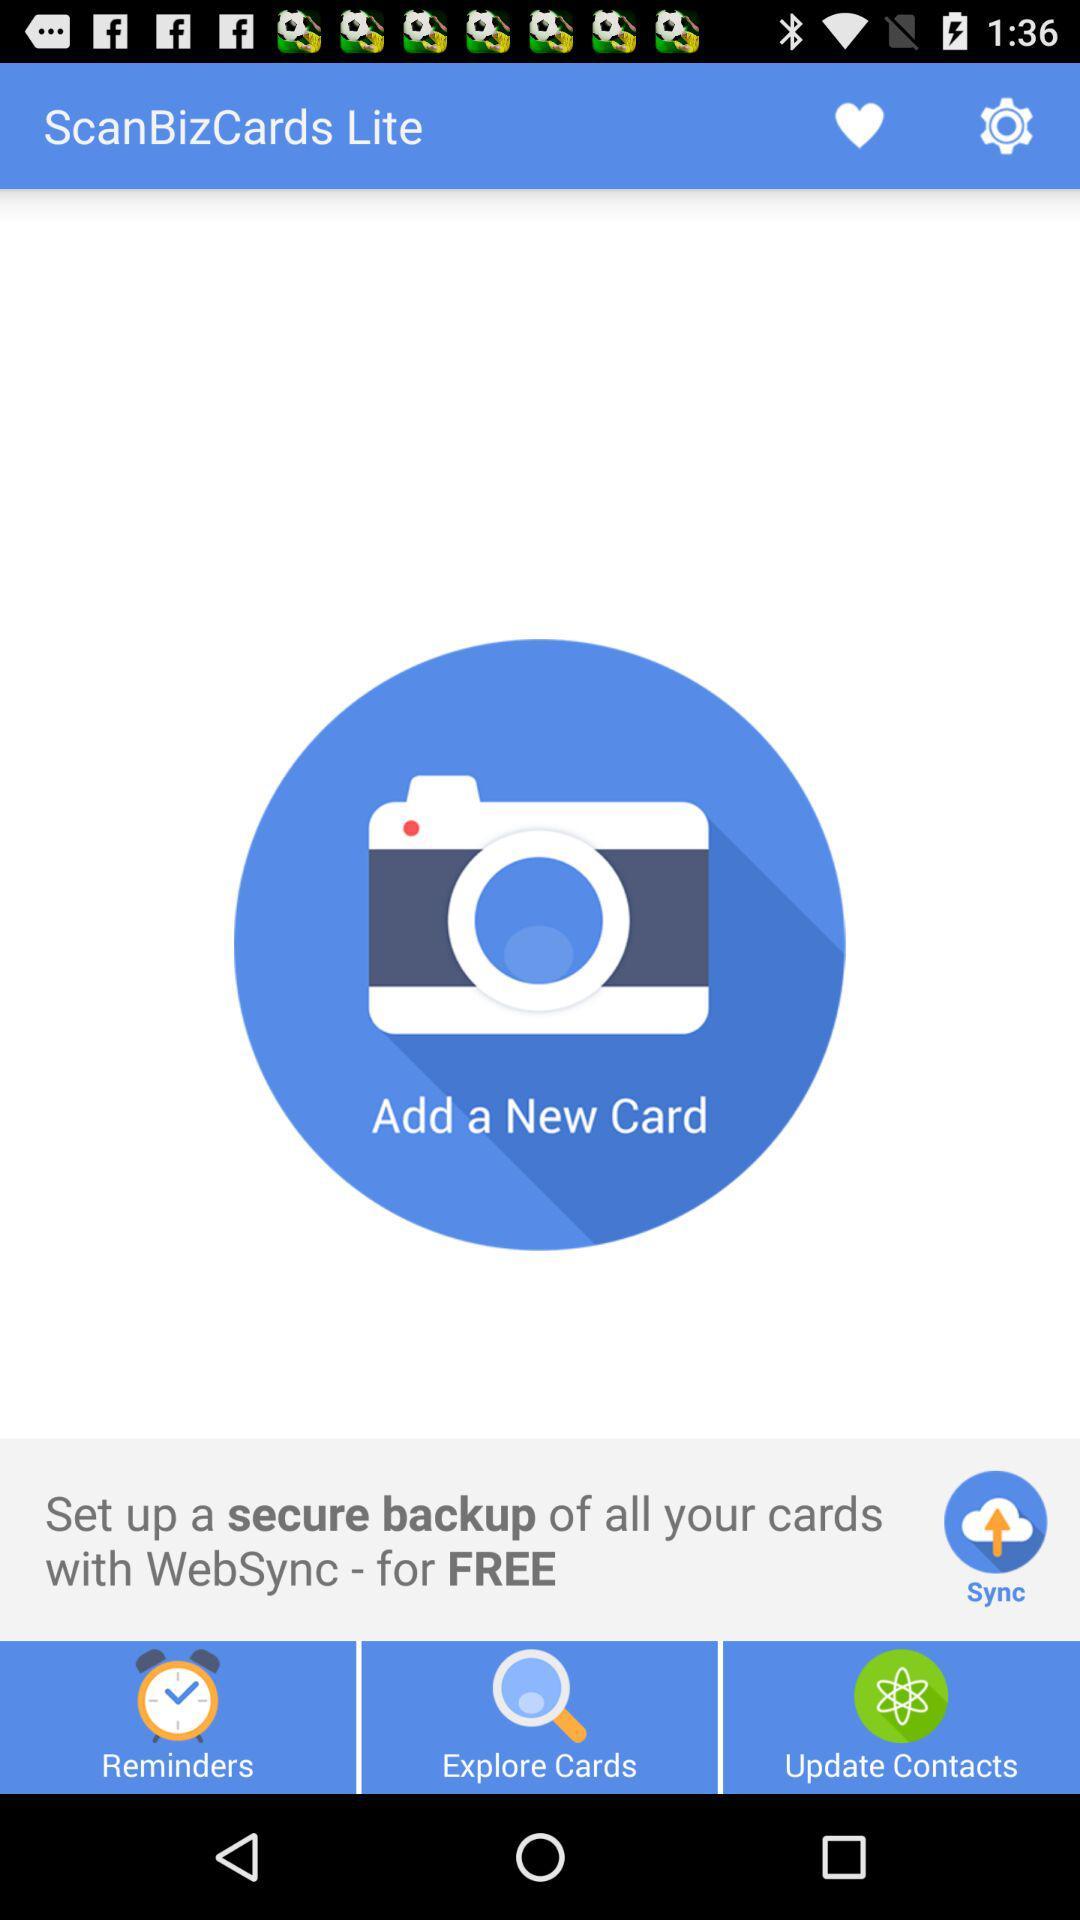 This screenshot has height=1920, width=1080. I want to click on picture, so click(540, 944).